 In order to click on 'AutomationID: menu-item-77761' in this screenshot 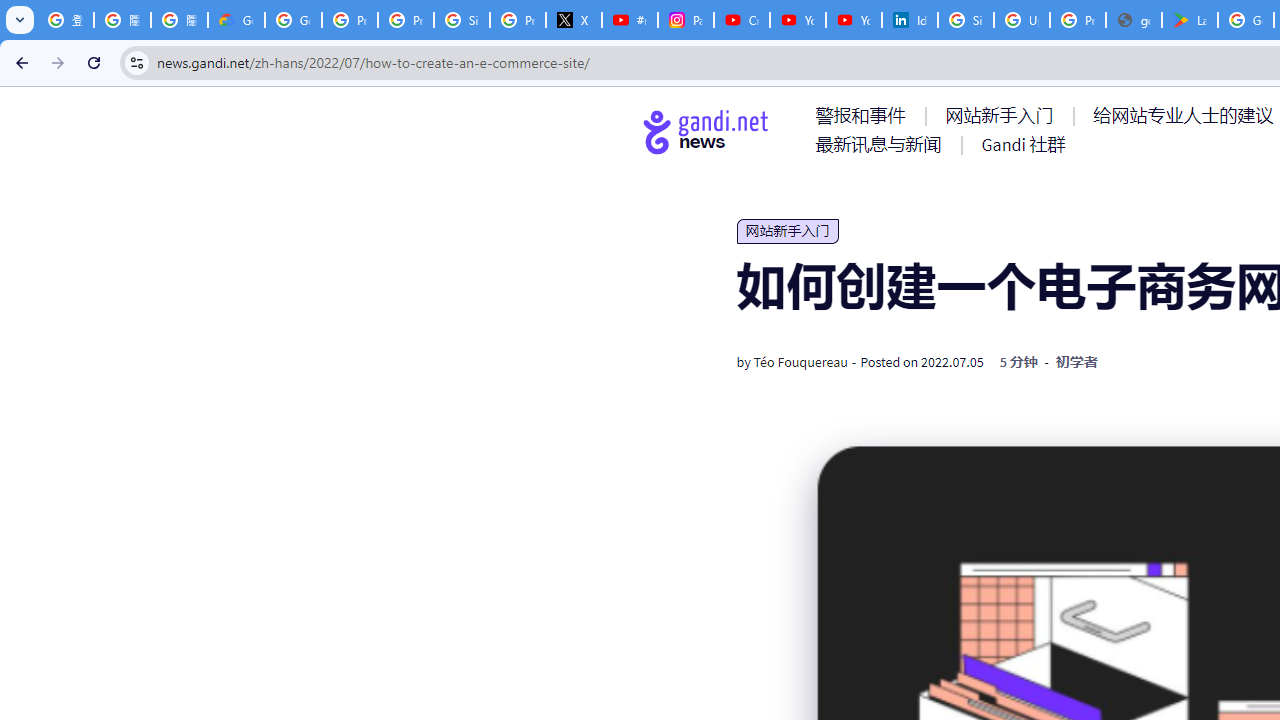, I will do `click(864, 115)`.